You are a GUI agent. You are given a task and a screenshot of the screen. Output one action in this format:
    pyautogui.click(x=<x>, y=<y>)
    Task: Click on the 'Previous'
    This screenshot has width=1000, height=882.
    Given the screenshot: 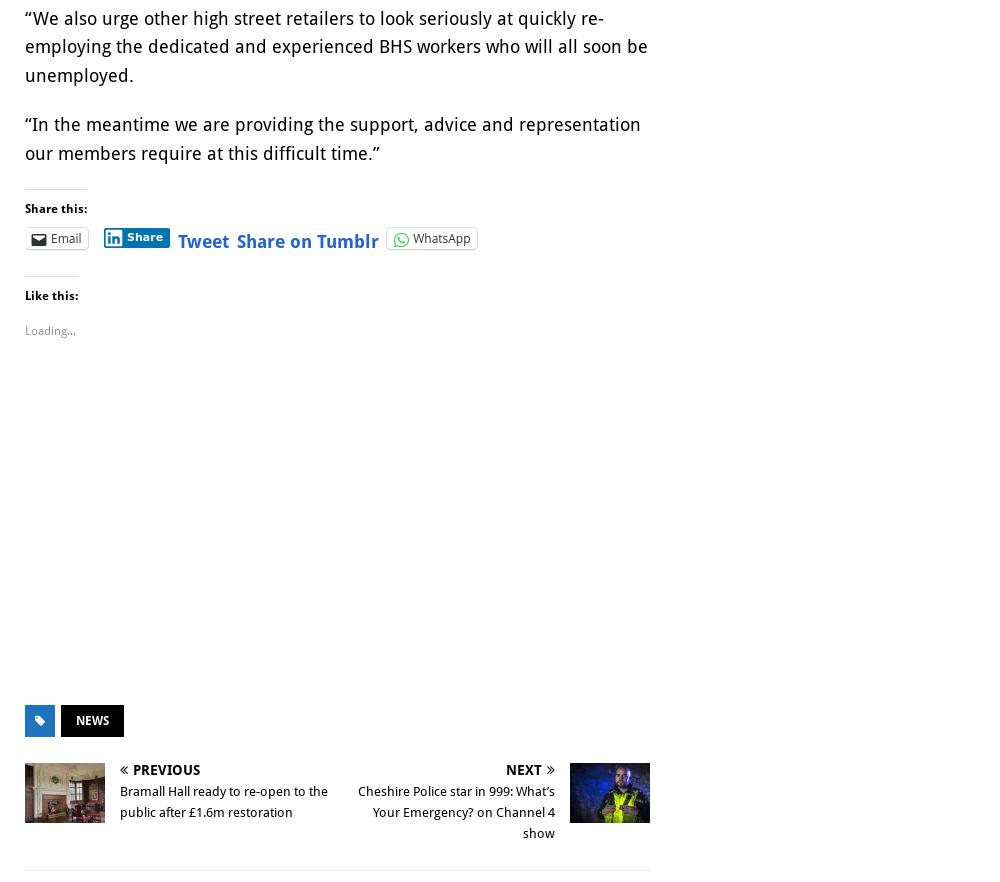 What is the action you would take?
    pyautogui.click(x=166, y=769)
    